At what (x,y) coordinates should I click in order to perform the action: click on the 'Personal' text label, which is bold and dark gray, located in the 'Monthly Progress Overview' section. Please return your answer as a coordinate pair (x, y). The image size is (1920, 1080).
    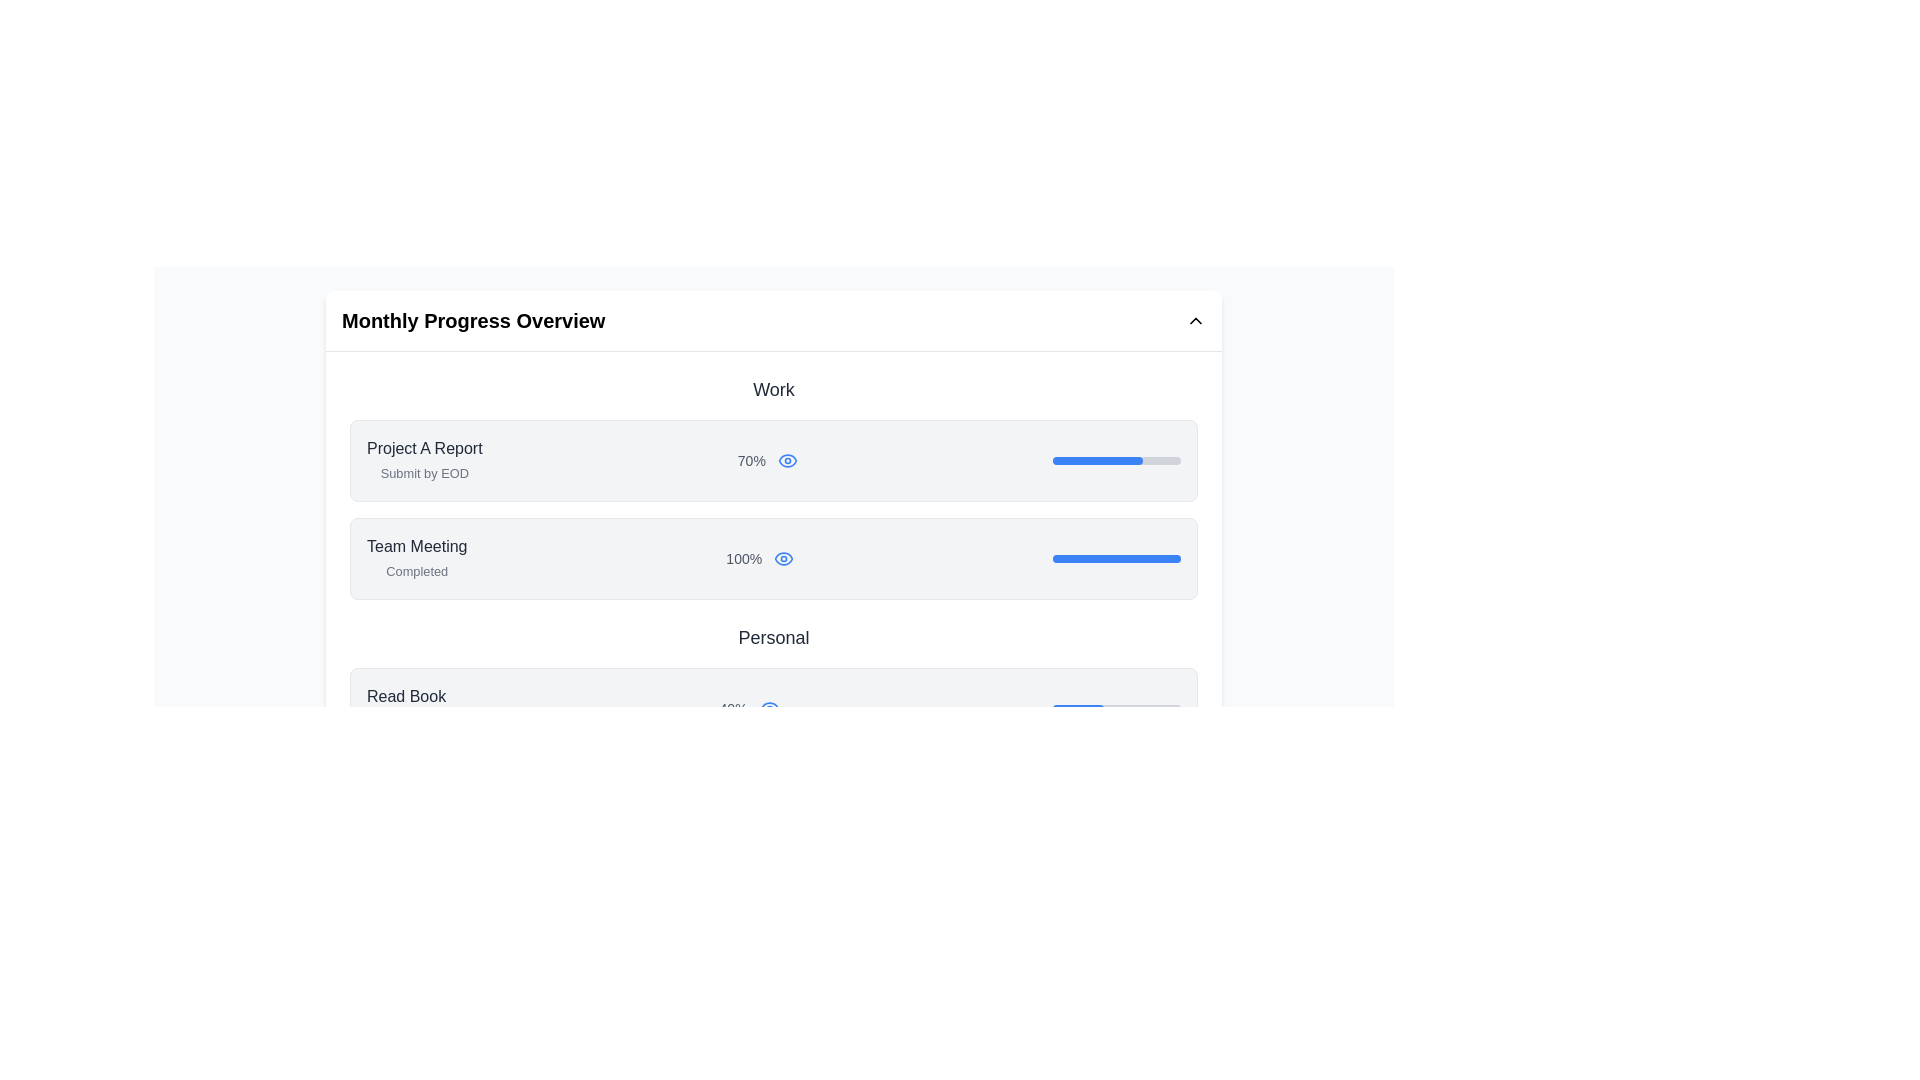
    Looking at the image, I should click on (772, 637).